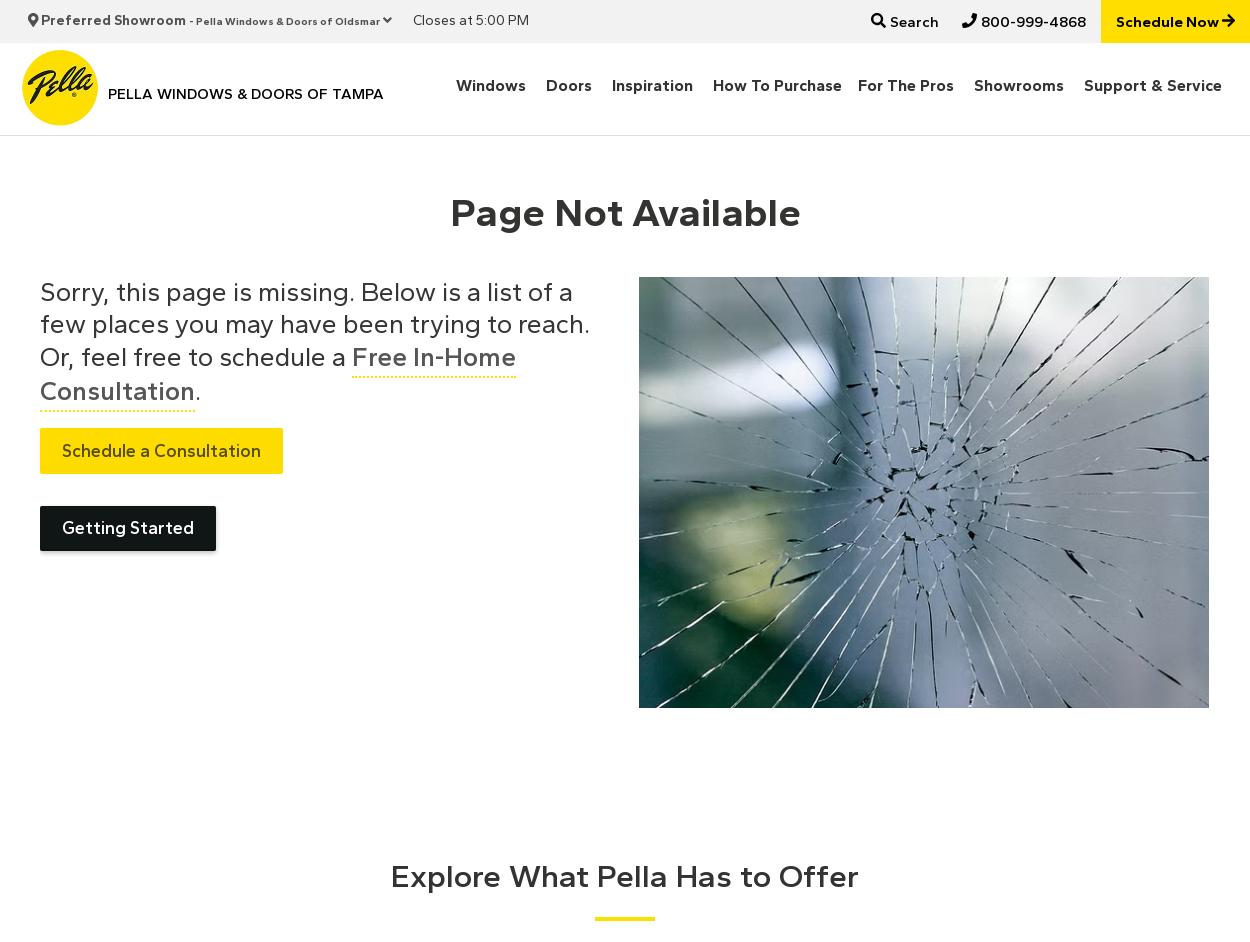 The width and height of the screenshot is (1250, 942). What do you see at coordinates (11, 14) in the screenshot?
I see `'___'` at bounding box center [11, 14].